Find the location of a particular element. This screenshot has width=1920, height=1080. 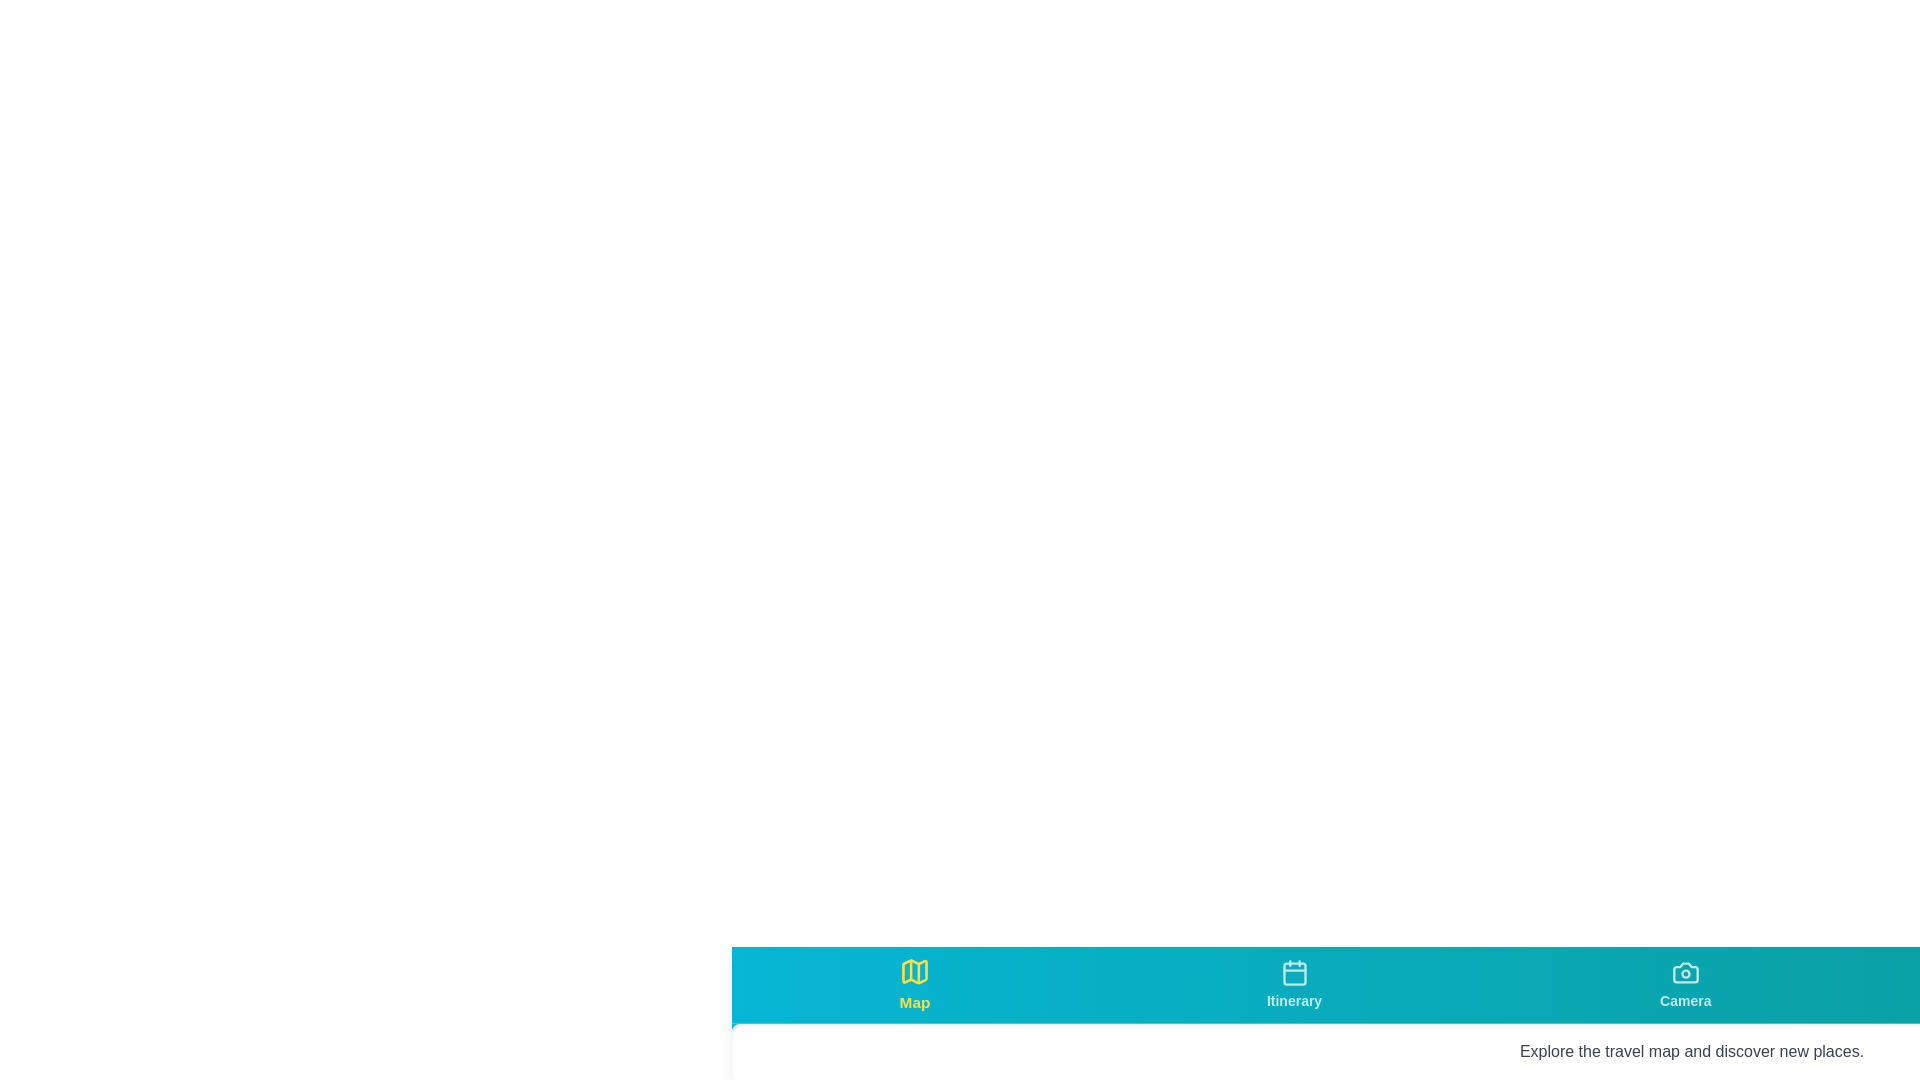

the Itinerary tab to inspect its content is located at coordinates (1294, 983).